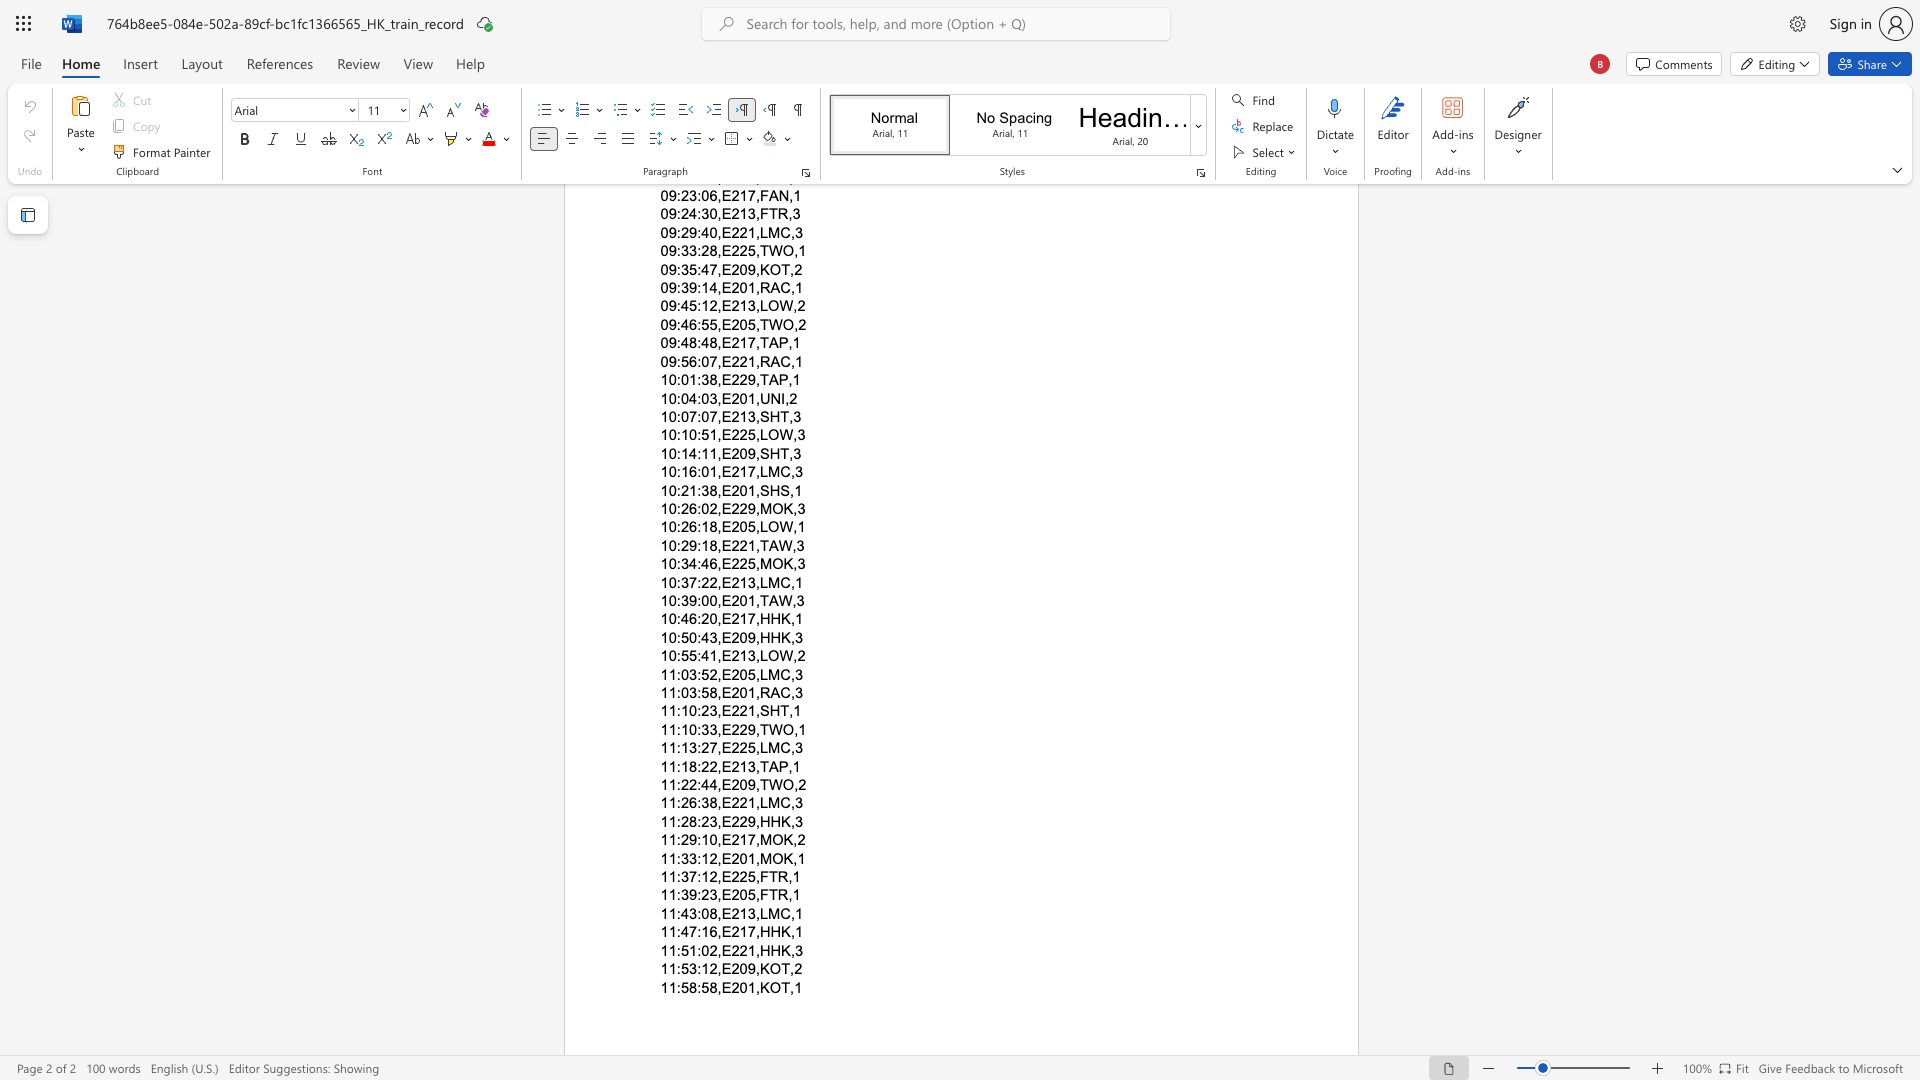 The width and height of the screenshot is (1920, 1080). What do you see at coordinates (778, 710) in the screenshot?
I see `the space between the continuous character "H" and "T" in the text` at bounding box center [778, 710].